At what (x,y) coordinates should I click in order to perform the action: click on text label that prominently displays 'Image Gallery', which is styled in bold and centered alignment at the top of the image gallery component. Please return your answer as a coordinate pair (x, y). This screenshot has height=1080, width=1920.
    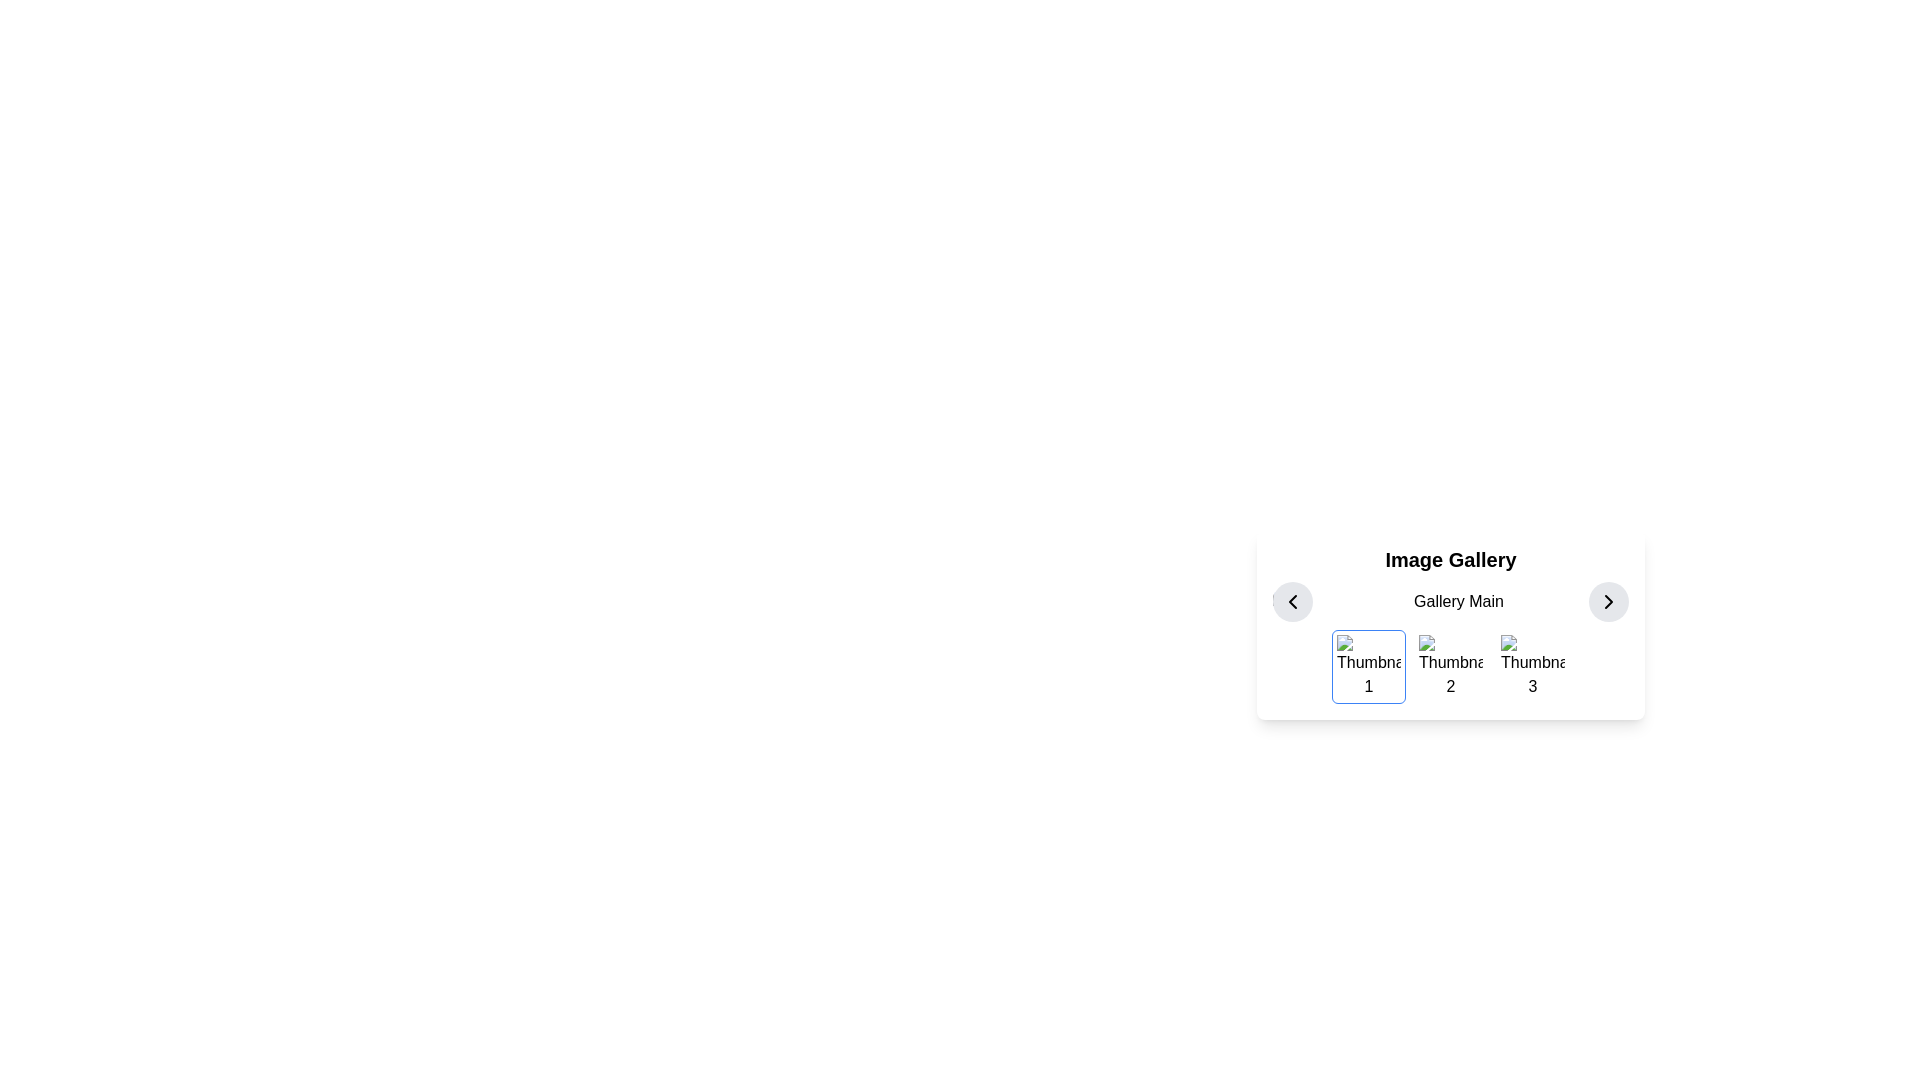
    Looking at the image, I should click on (1450, 559).